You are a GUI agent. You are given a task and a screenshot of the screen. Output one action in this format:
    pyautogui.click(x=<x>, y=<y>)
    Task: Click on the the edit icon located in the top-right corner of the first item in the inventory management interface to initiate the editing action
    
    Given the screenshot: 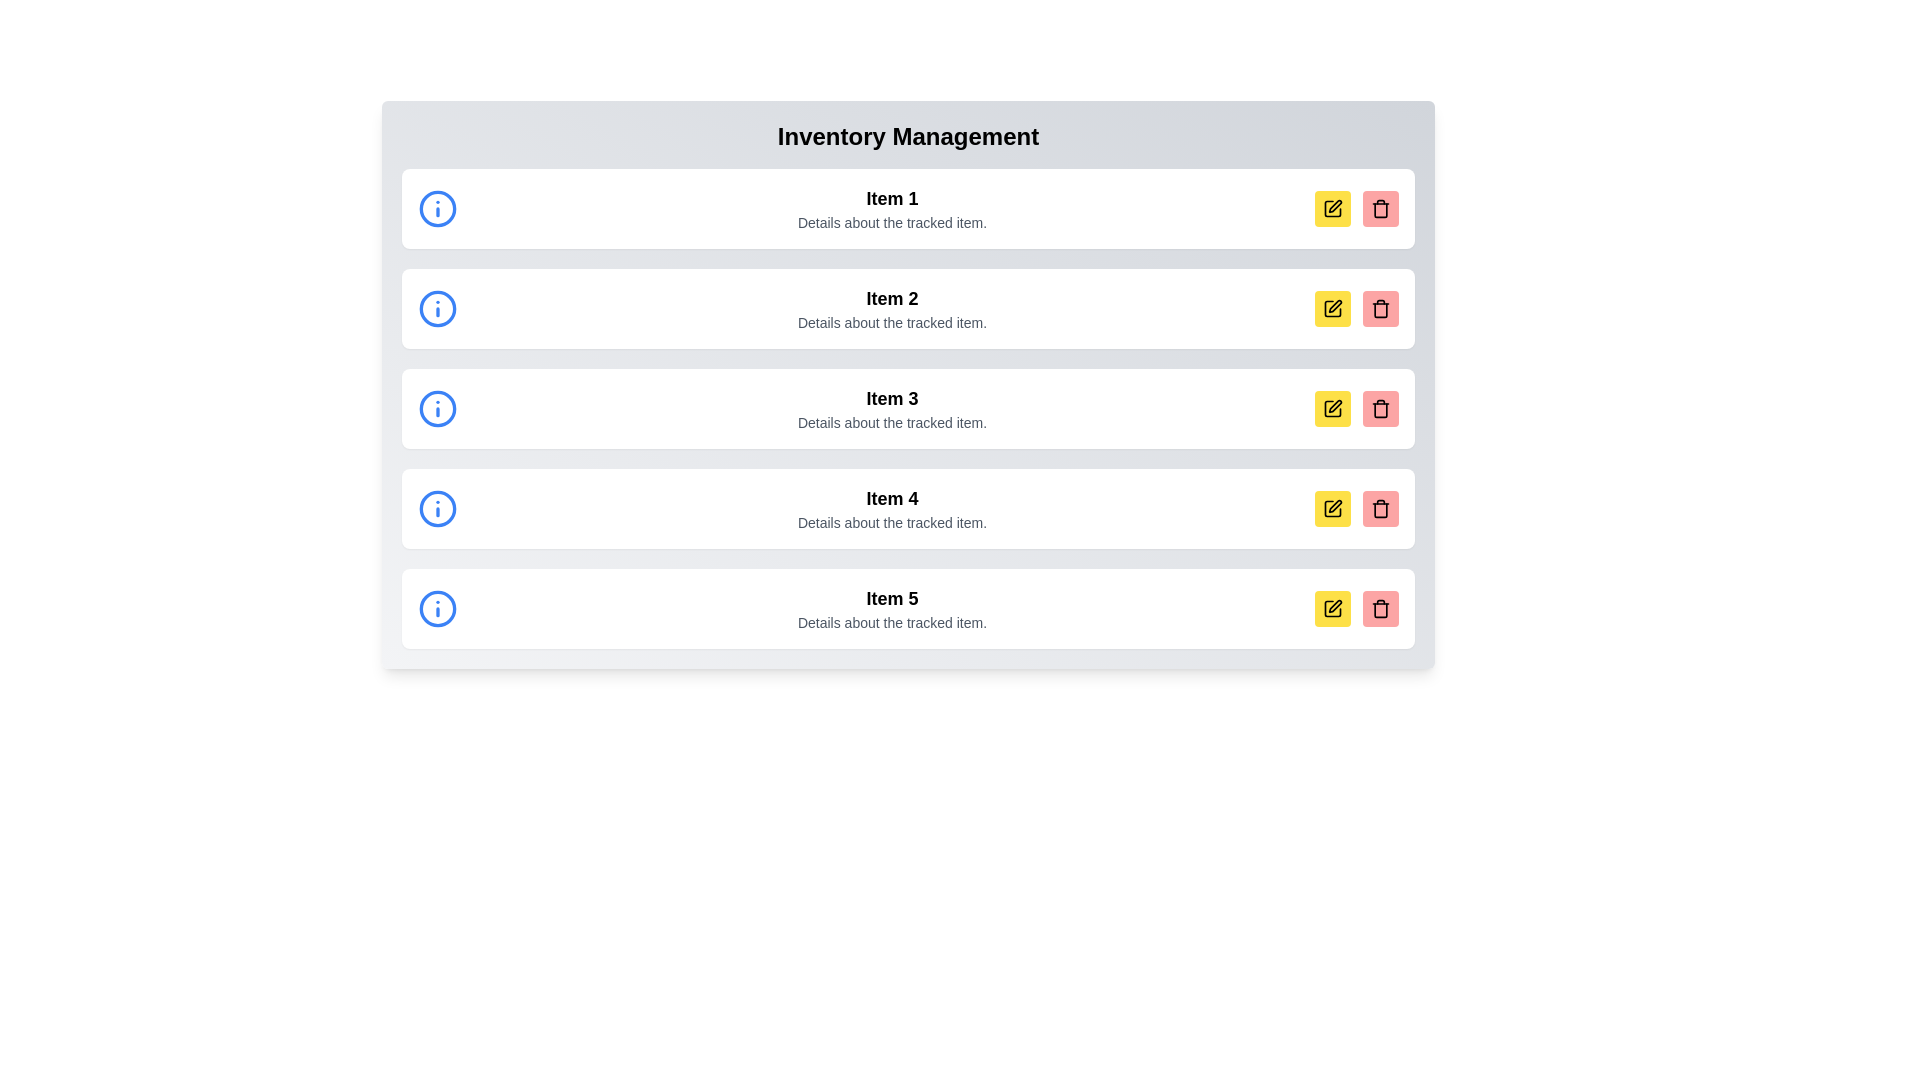 What is the action you would take?
    pyautogui.click(x=1333, y=208)
    